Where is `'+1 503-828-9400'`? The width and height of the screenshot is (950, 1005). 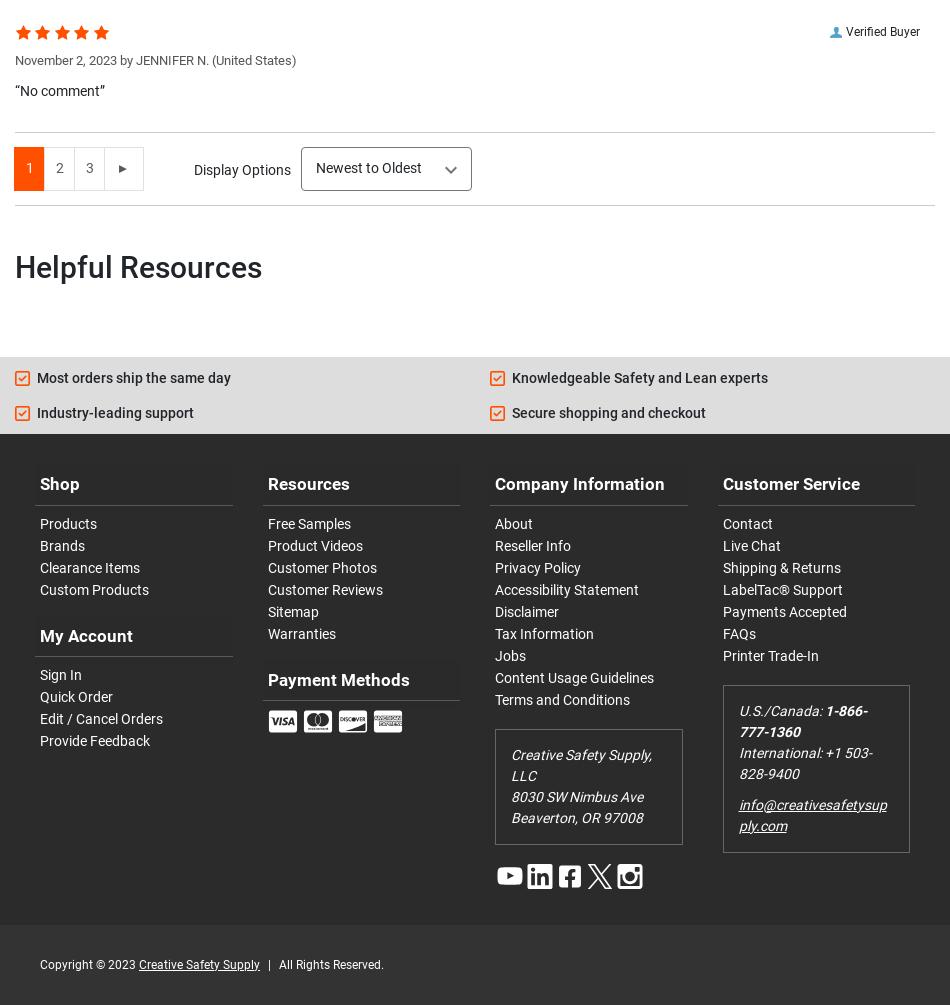
'+1 503-828-9400' is located at coordinates (803, 762).